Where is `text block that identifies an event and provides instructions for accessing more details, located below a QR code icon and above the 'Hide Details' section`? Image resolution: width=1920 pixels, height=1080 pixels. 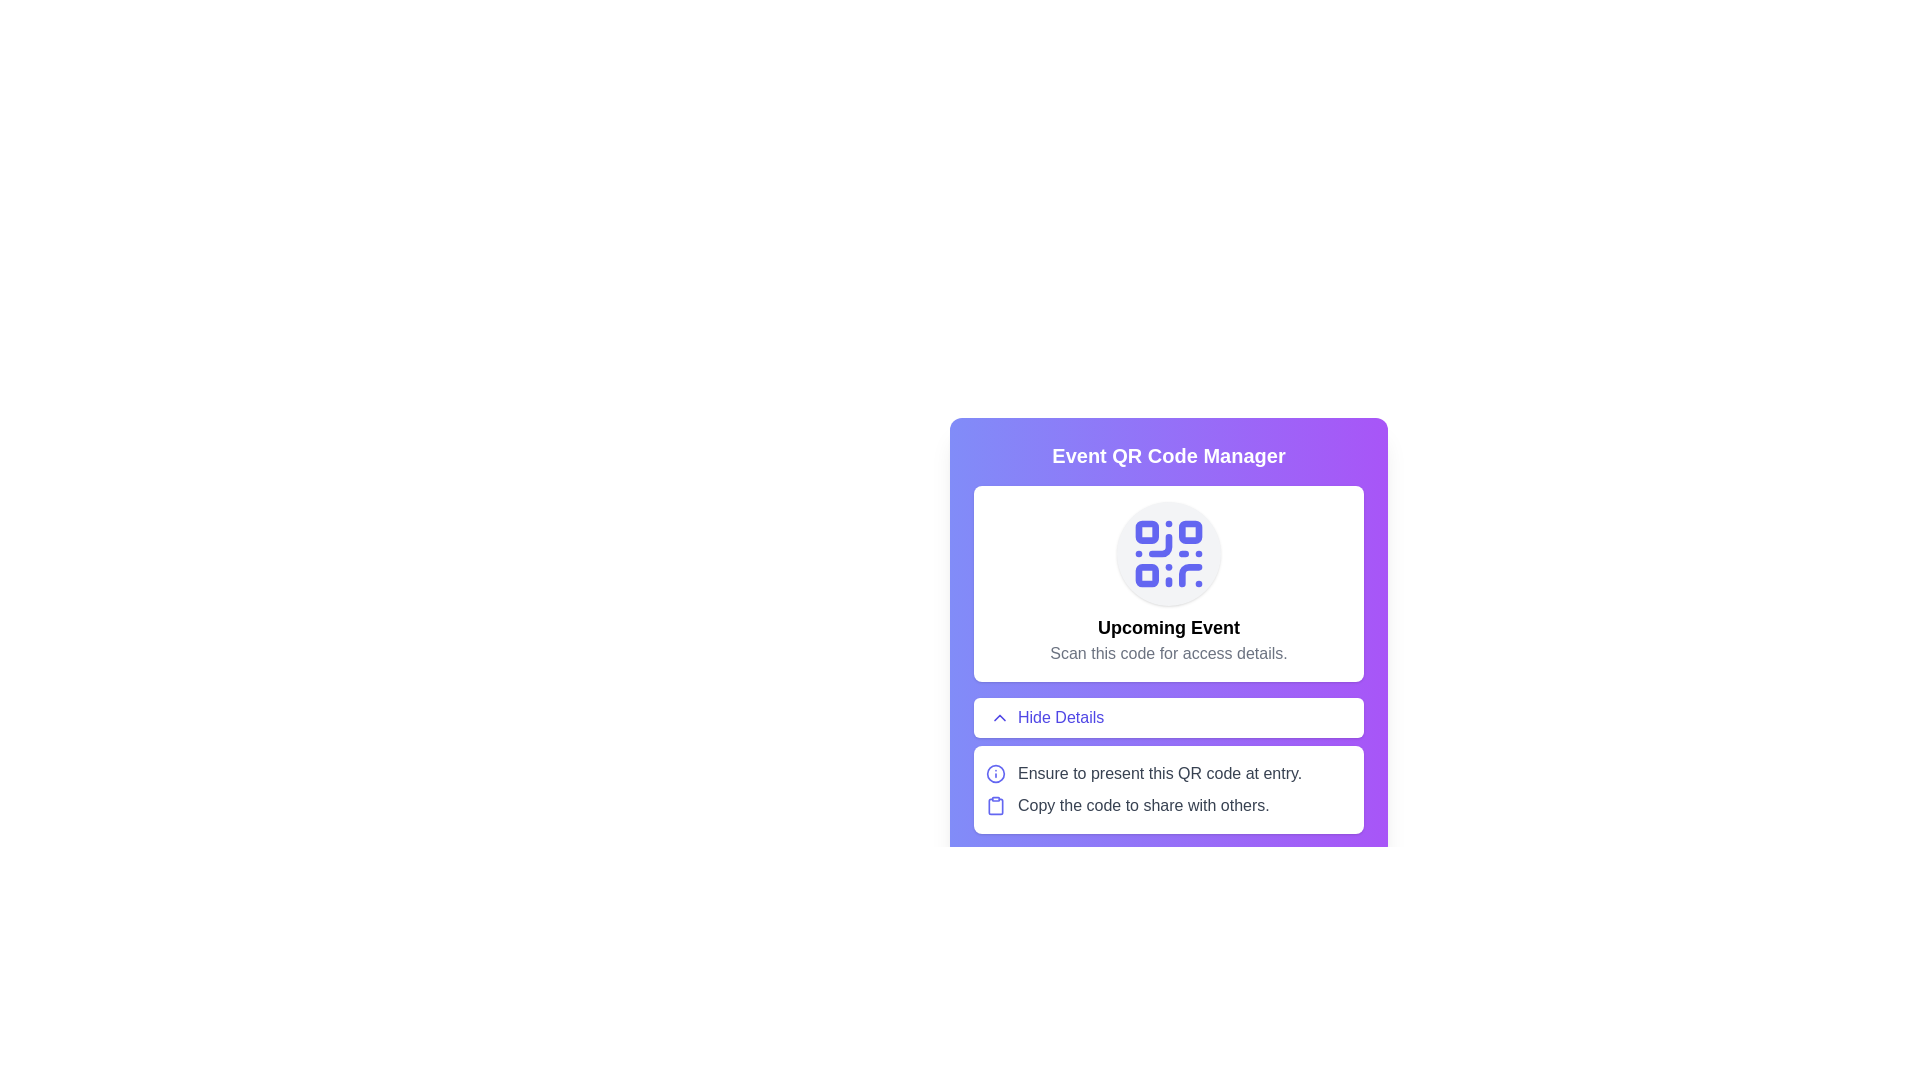
text block that identifies an event and provides instructions for accessing more details, located below a QR code icon and above the 'Hide Details' section is located at coordinates (1169, 640).